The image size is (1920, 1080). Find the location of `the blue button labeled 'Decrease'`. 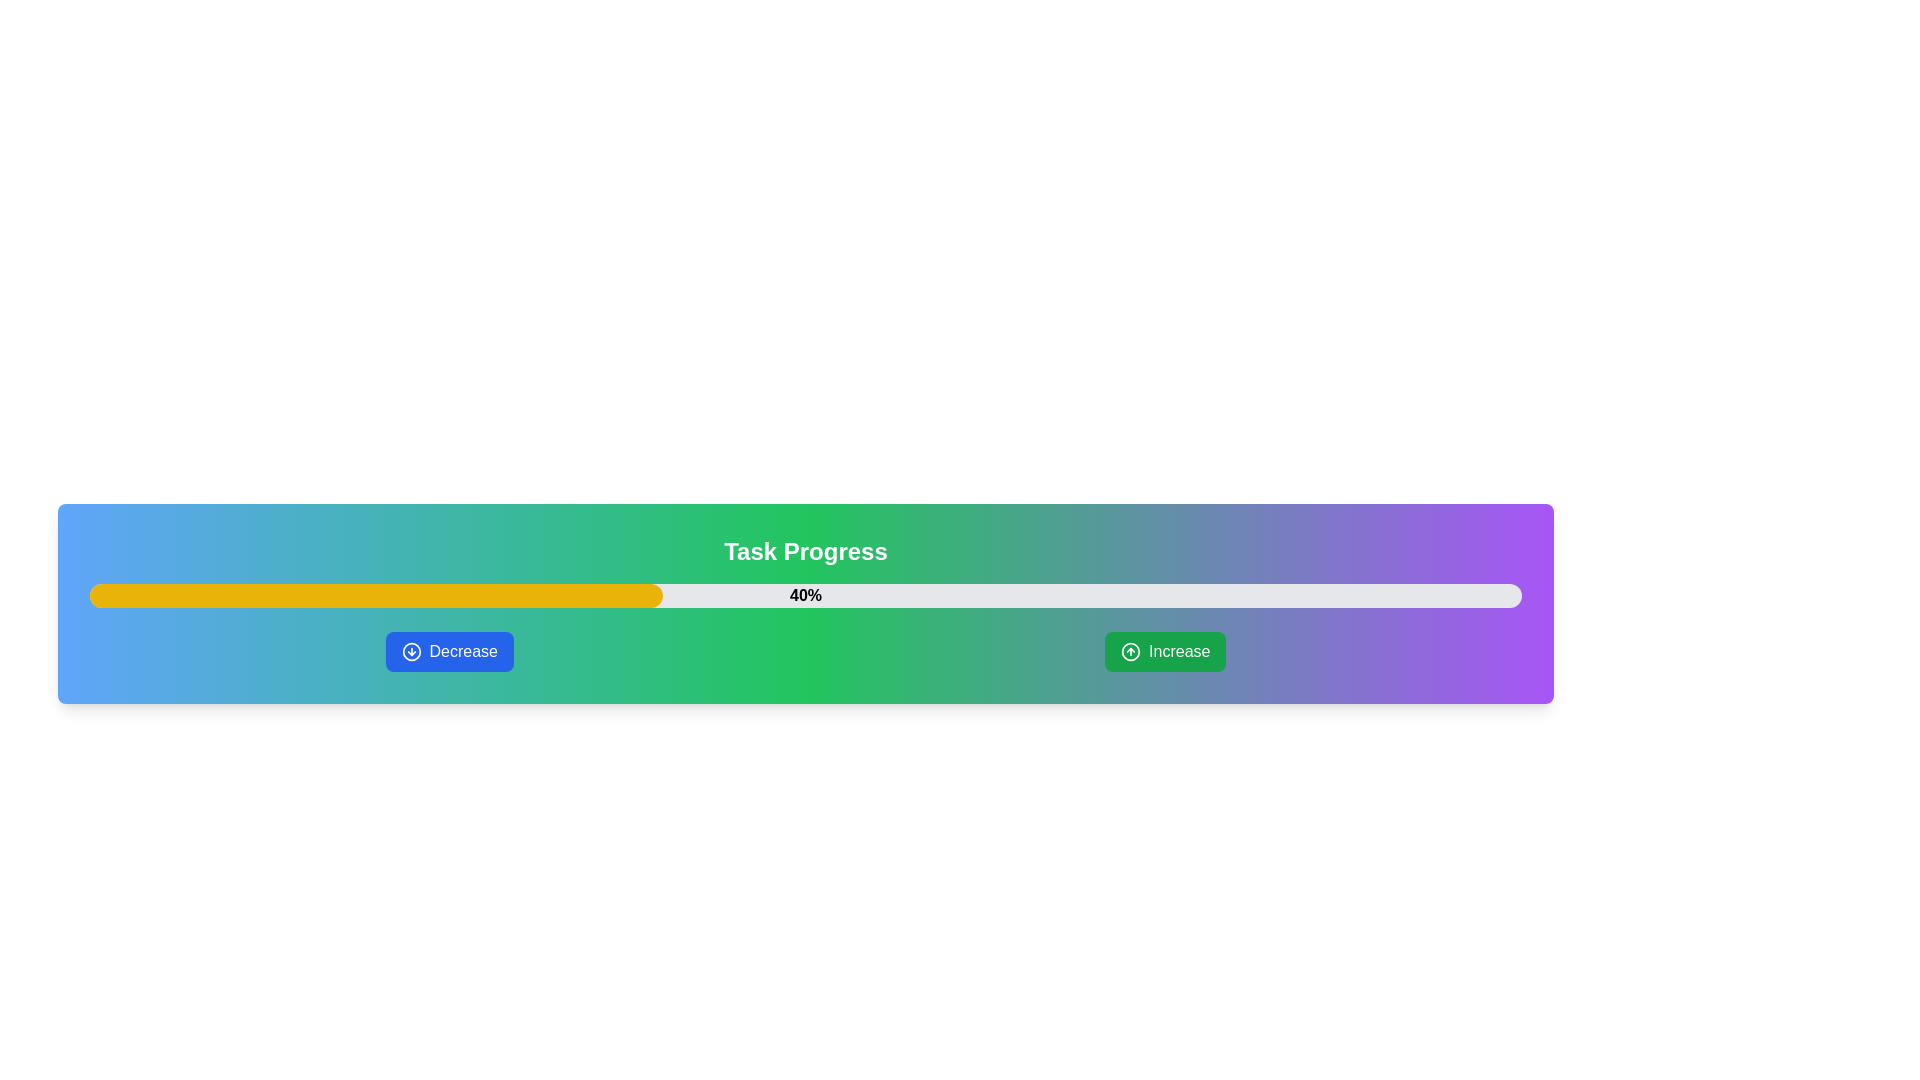

the blue button labeled 'Decrease' is located at coordinates (448, 651).